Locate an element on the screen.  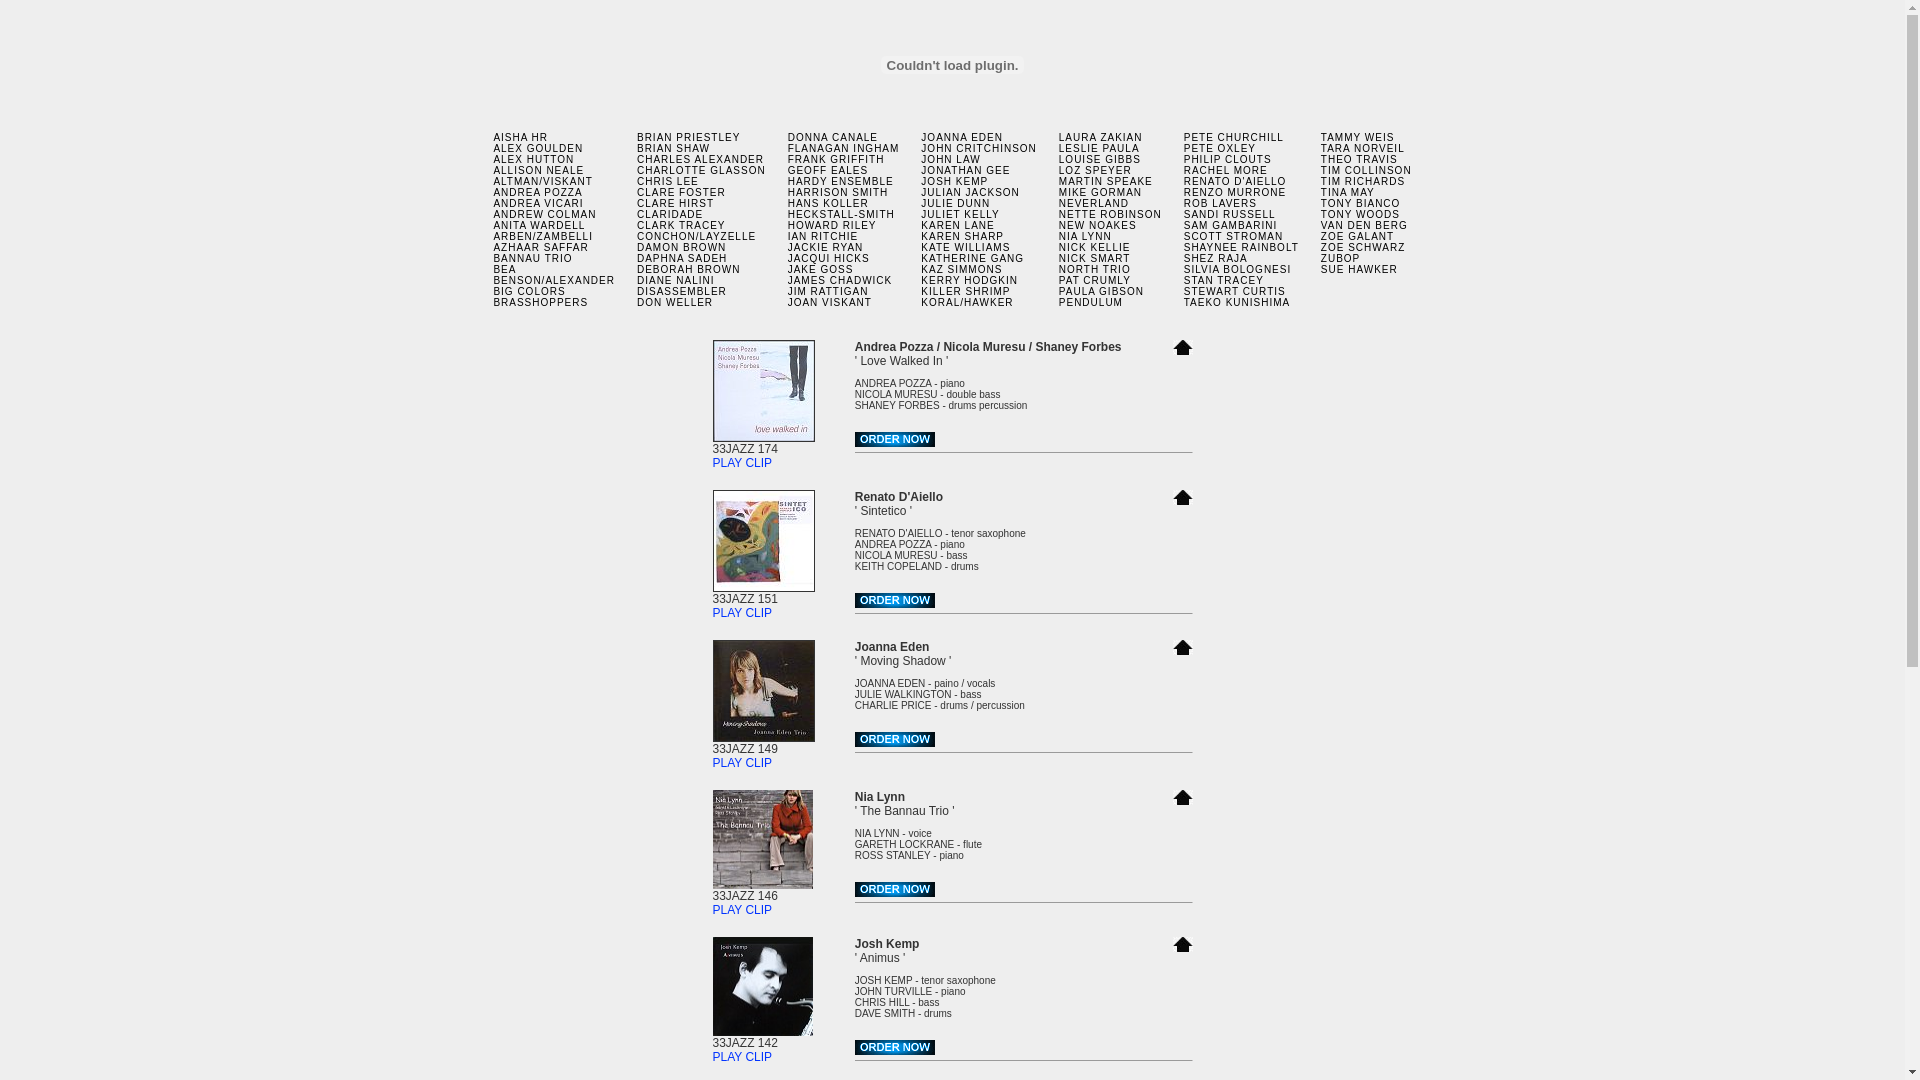
'PAT CRUMLY' is located at coordinates (1093, 280).